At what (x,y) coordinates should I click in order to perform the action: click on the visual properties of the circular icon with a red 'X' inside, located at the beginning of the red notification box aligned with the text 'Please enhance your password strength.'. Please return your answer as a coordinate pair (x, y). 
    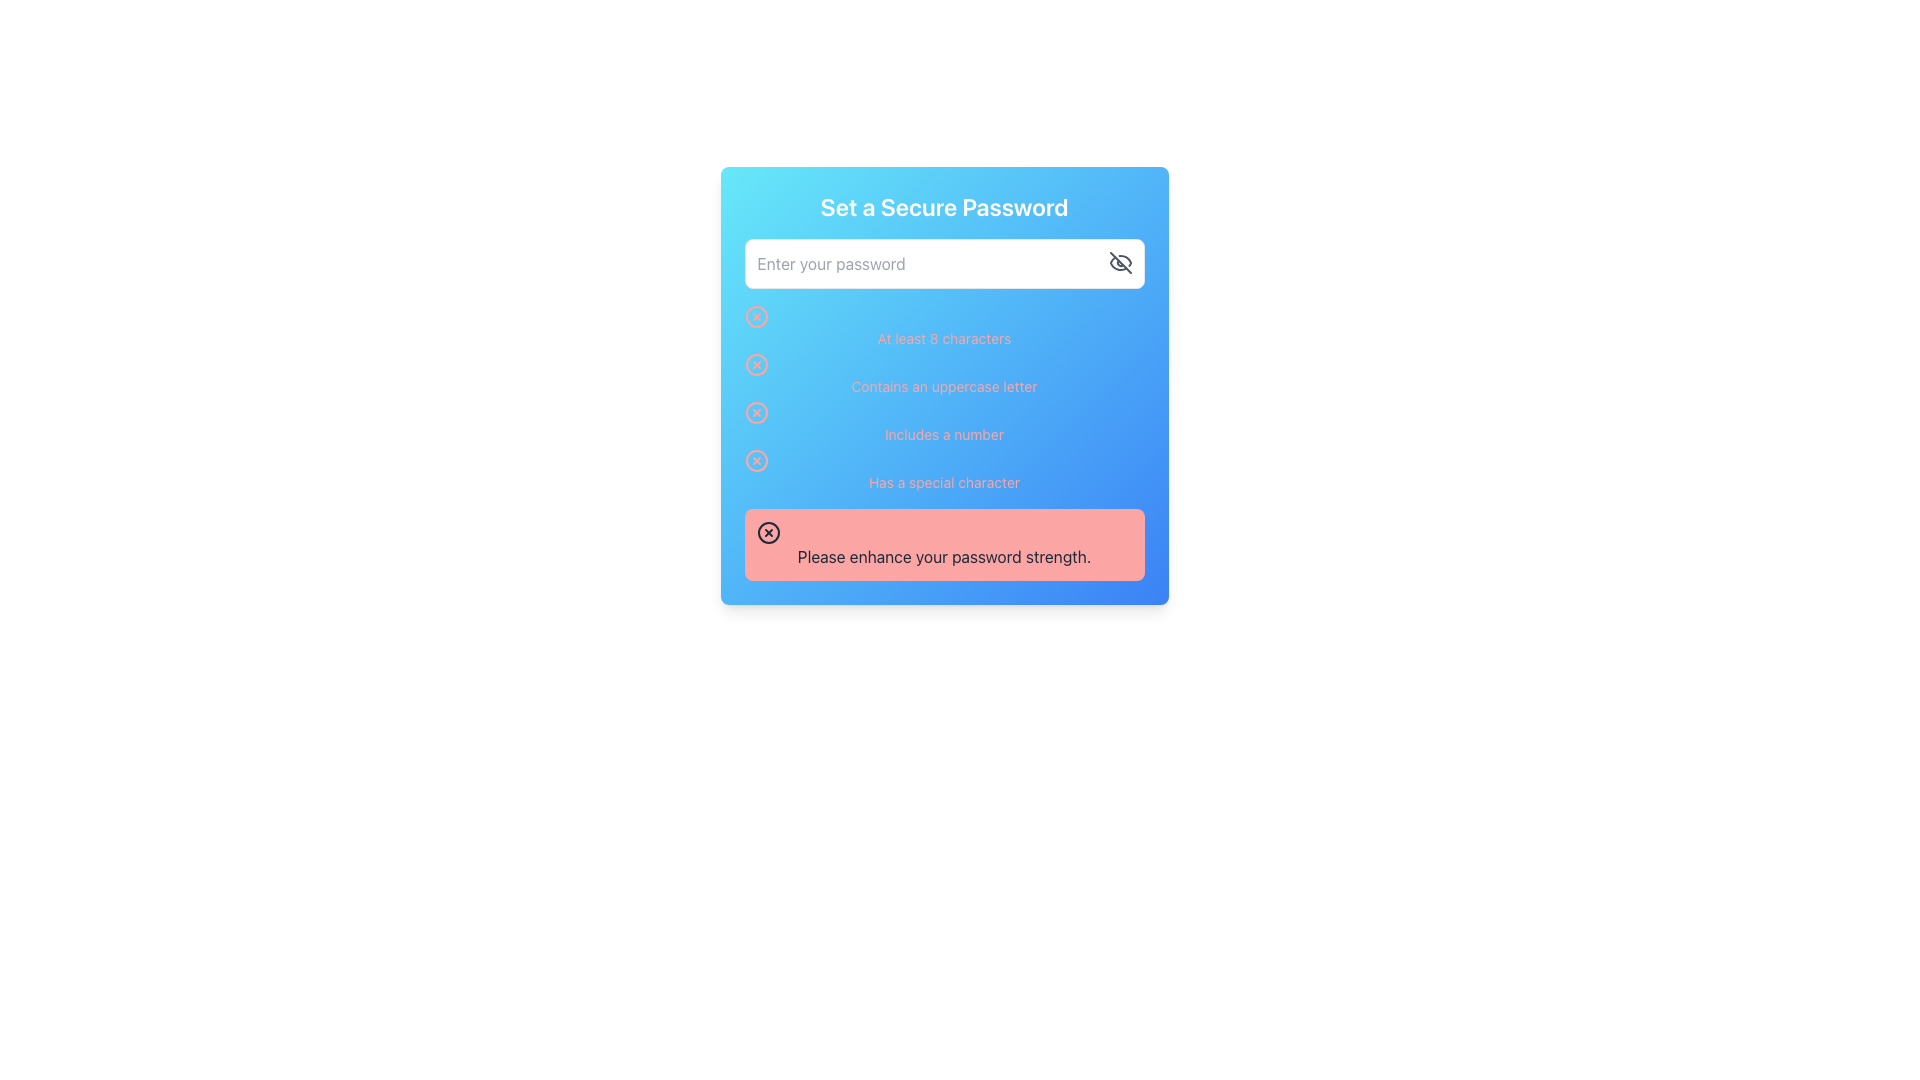
    Looking at the image, I should click on (767, 531).